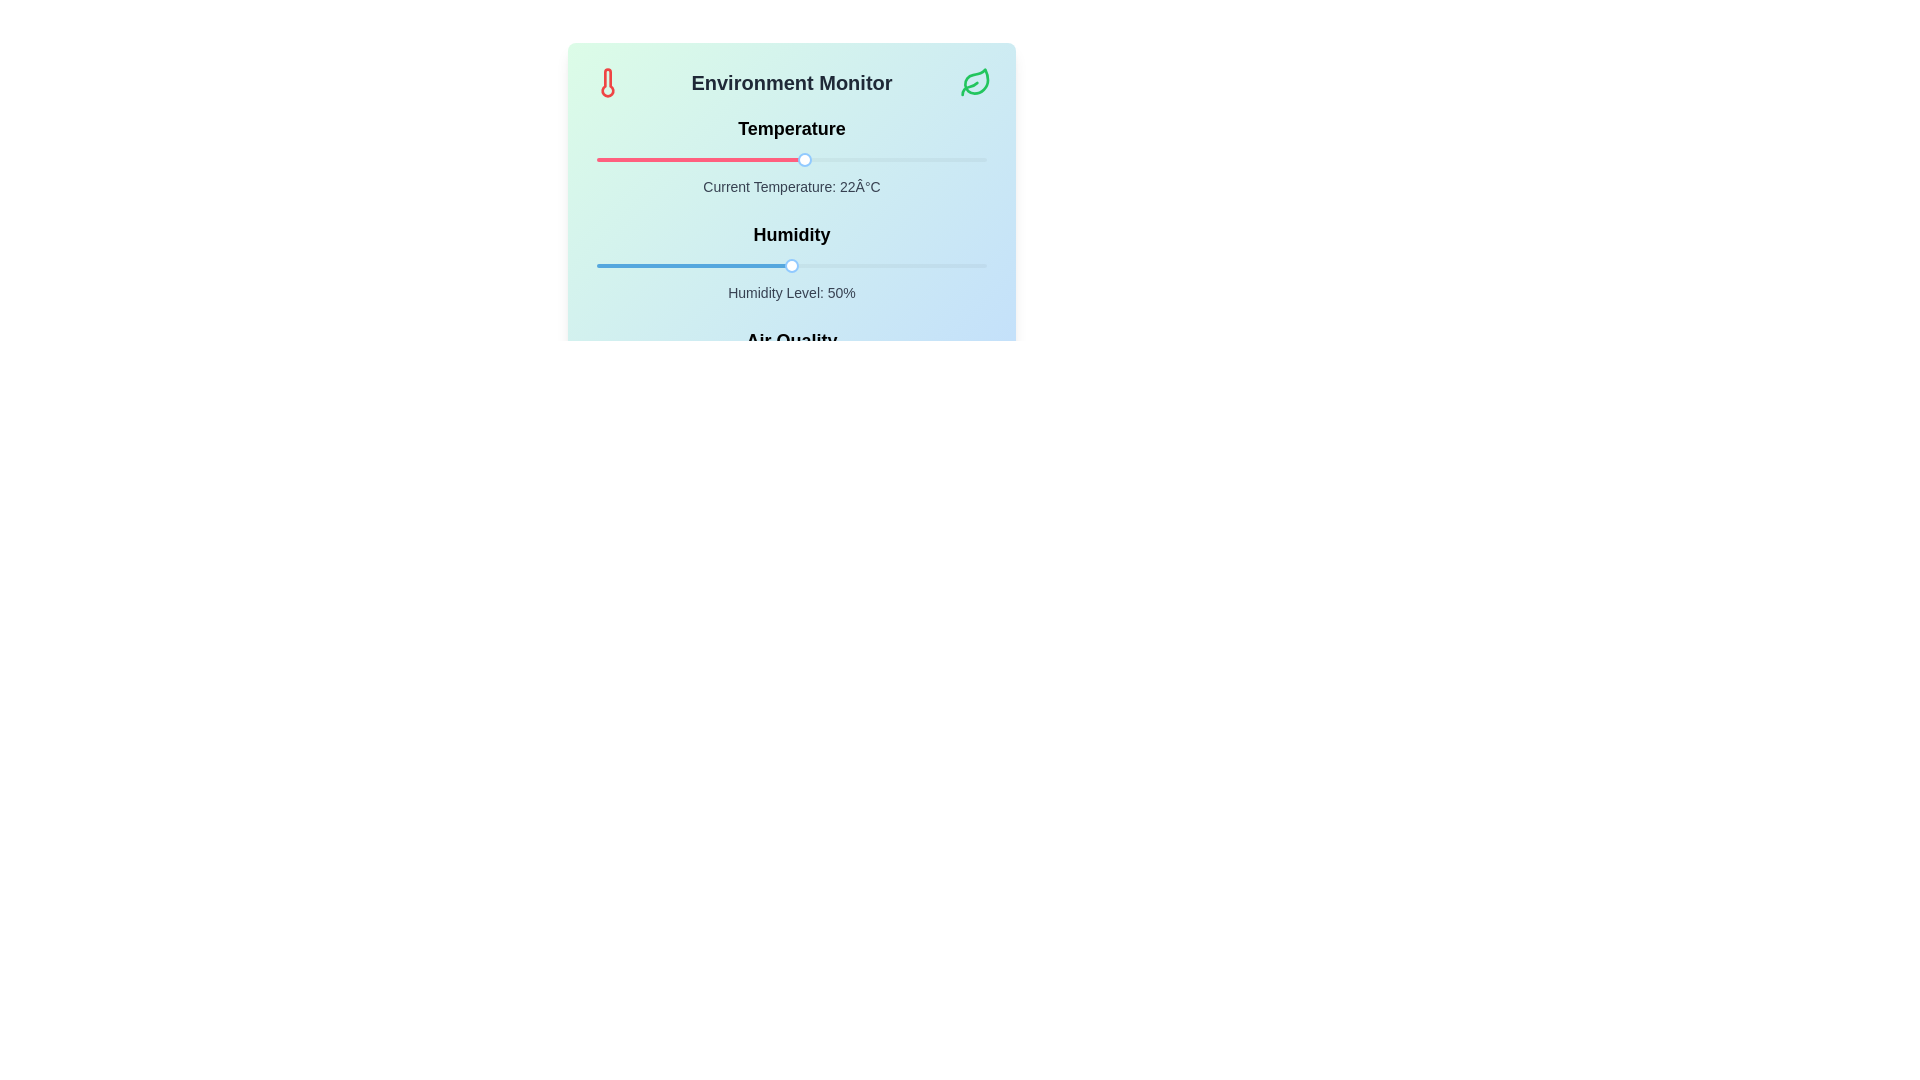 This screenshot has width=1920, height=1080. I want to click on humidity, so click(678, 265).